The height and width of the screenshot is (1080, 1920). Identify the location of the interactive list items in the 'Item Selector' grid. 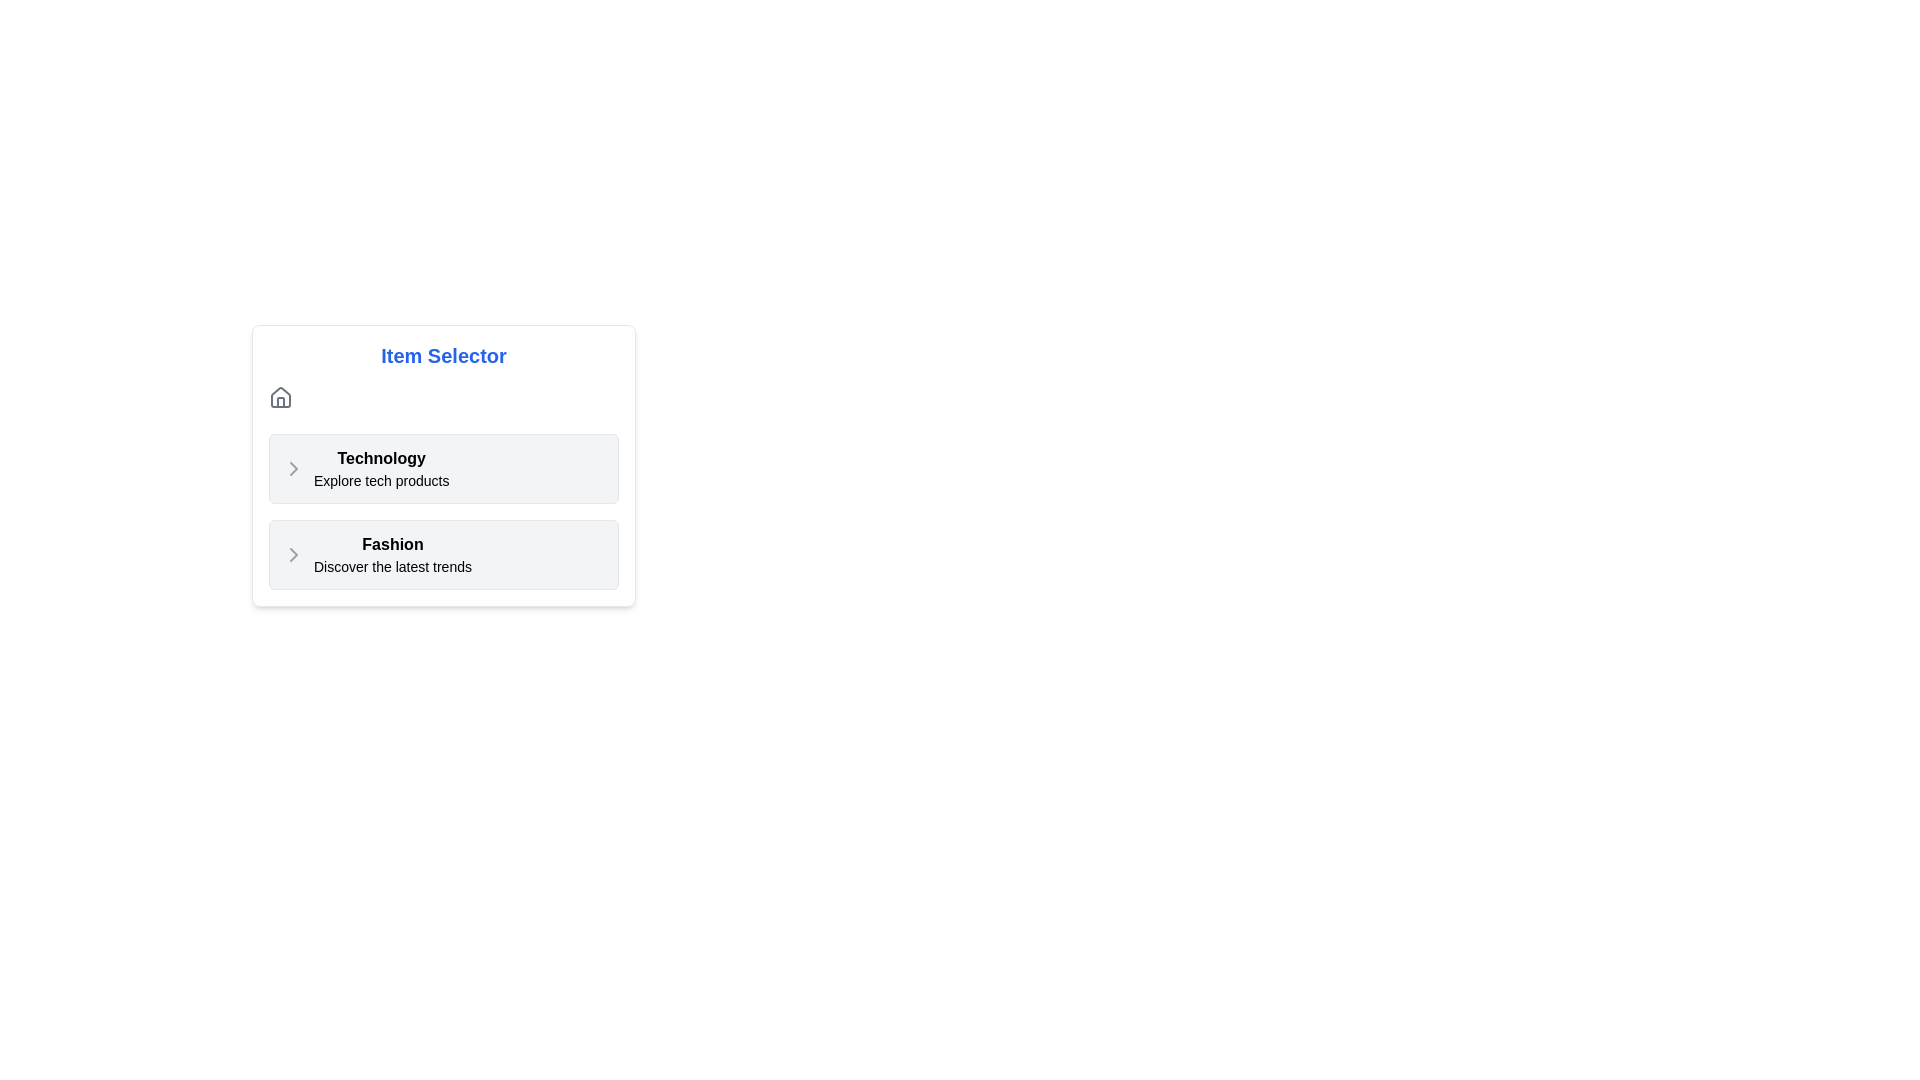
(443, 511).